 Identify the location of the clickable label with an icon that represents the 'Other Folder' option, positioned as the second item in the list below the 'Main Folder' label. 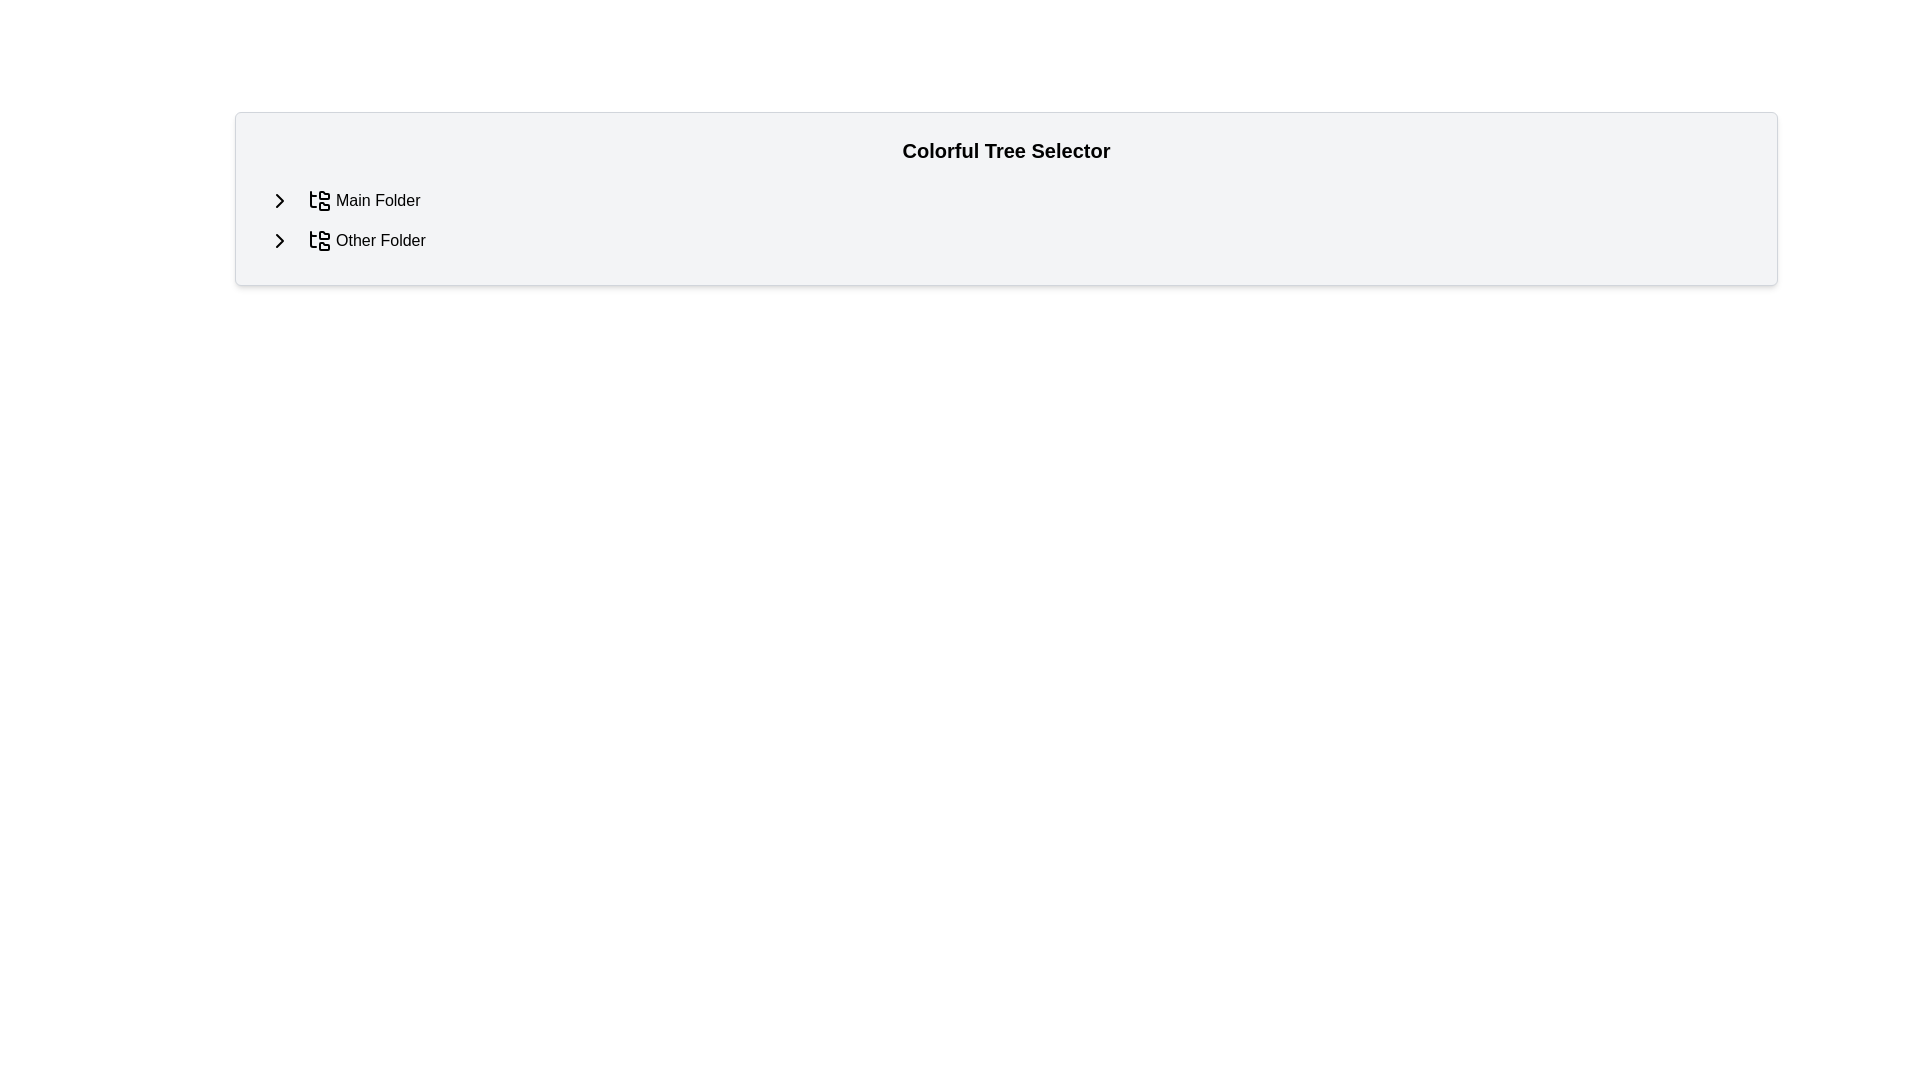
(366, 239).